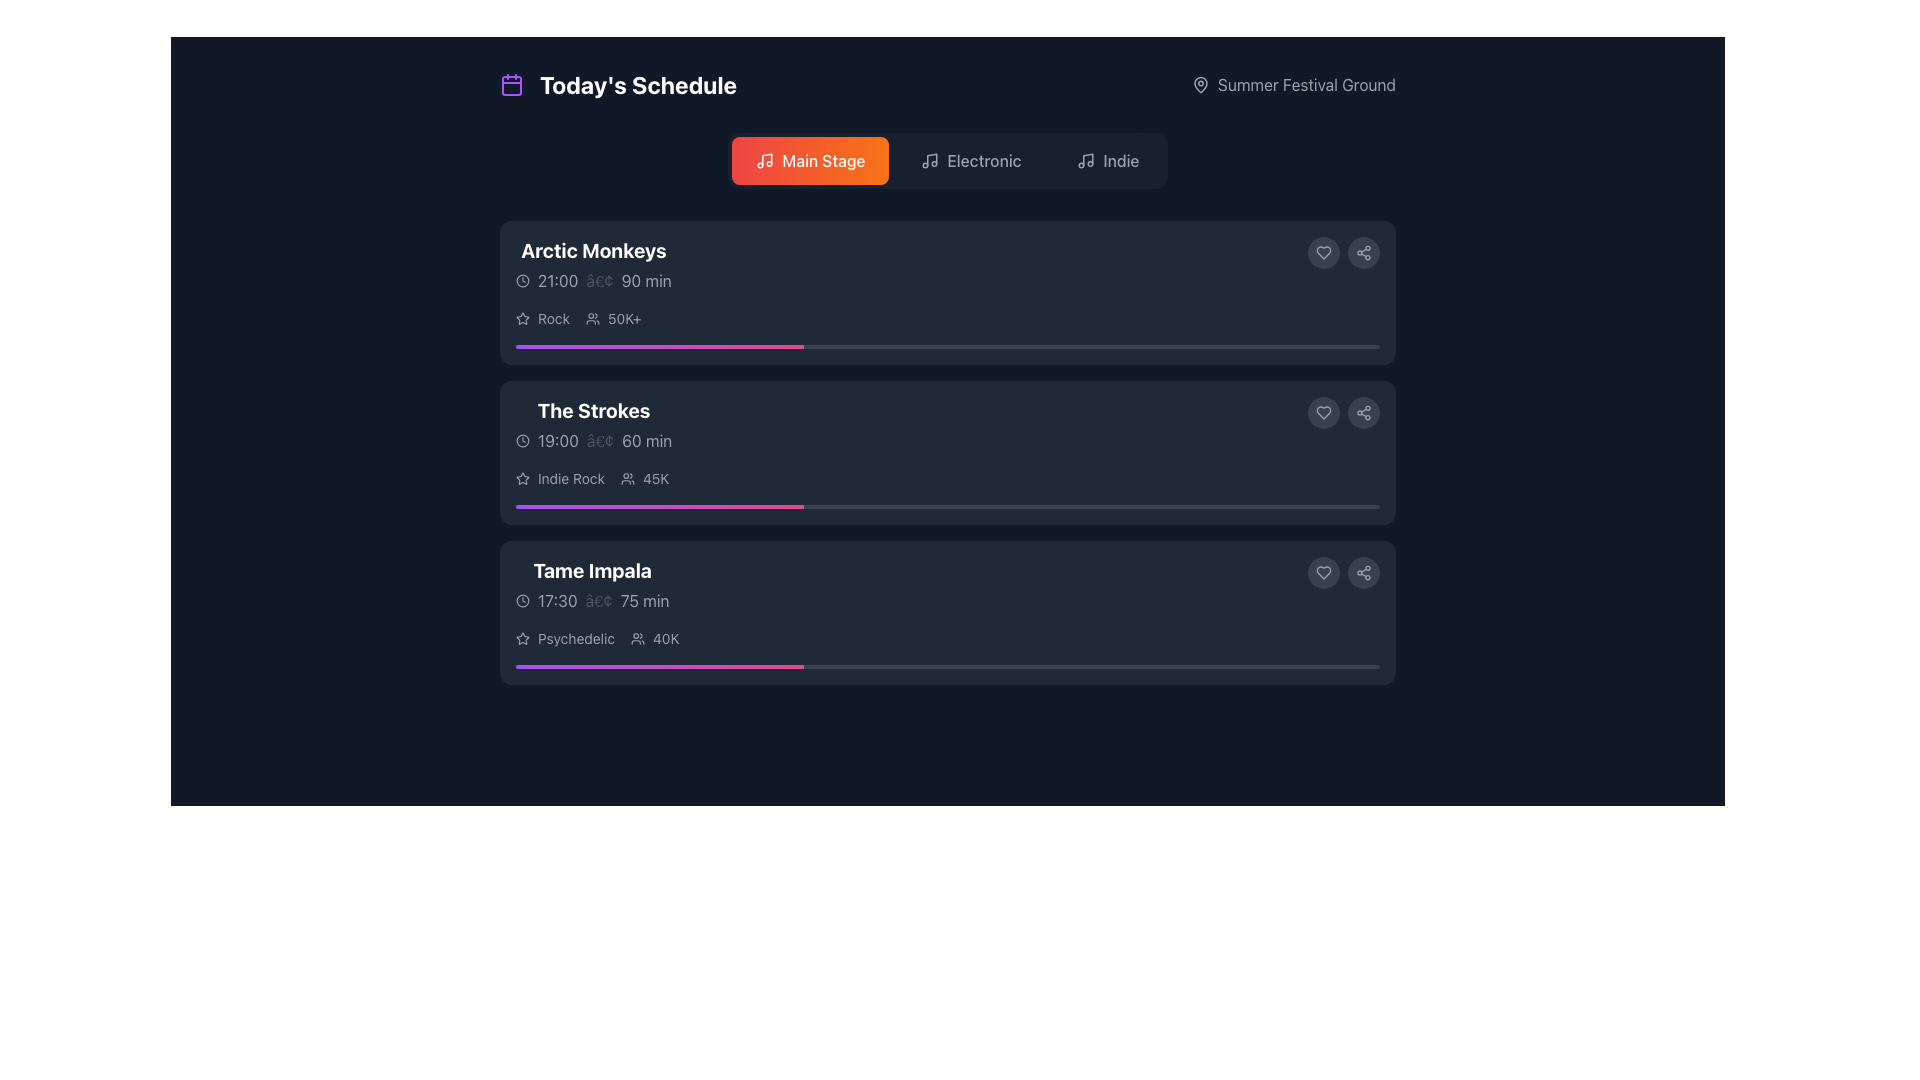 The image size is (1920, 1080). I want to click on the text display for the scheduled event information, which shows 'The Strokes' event details, located in the middle event card of the vertical list, so click(593, 423).